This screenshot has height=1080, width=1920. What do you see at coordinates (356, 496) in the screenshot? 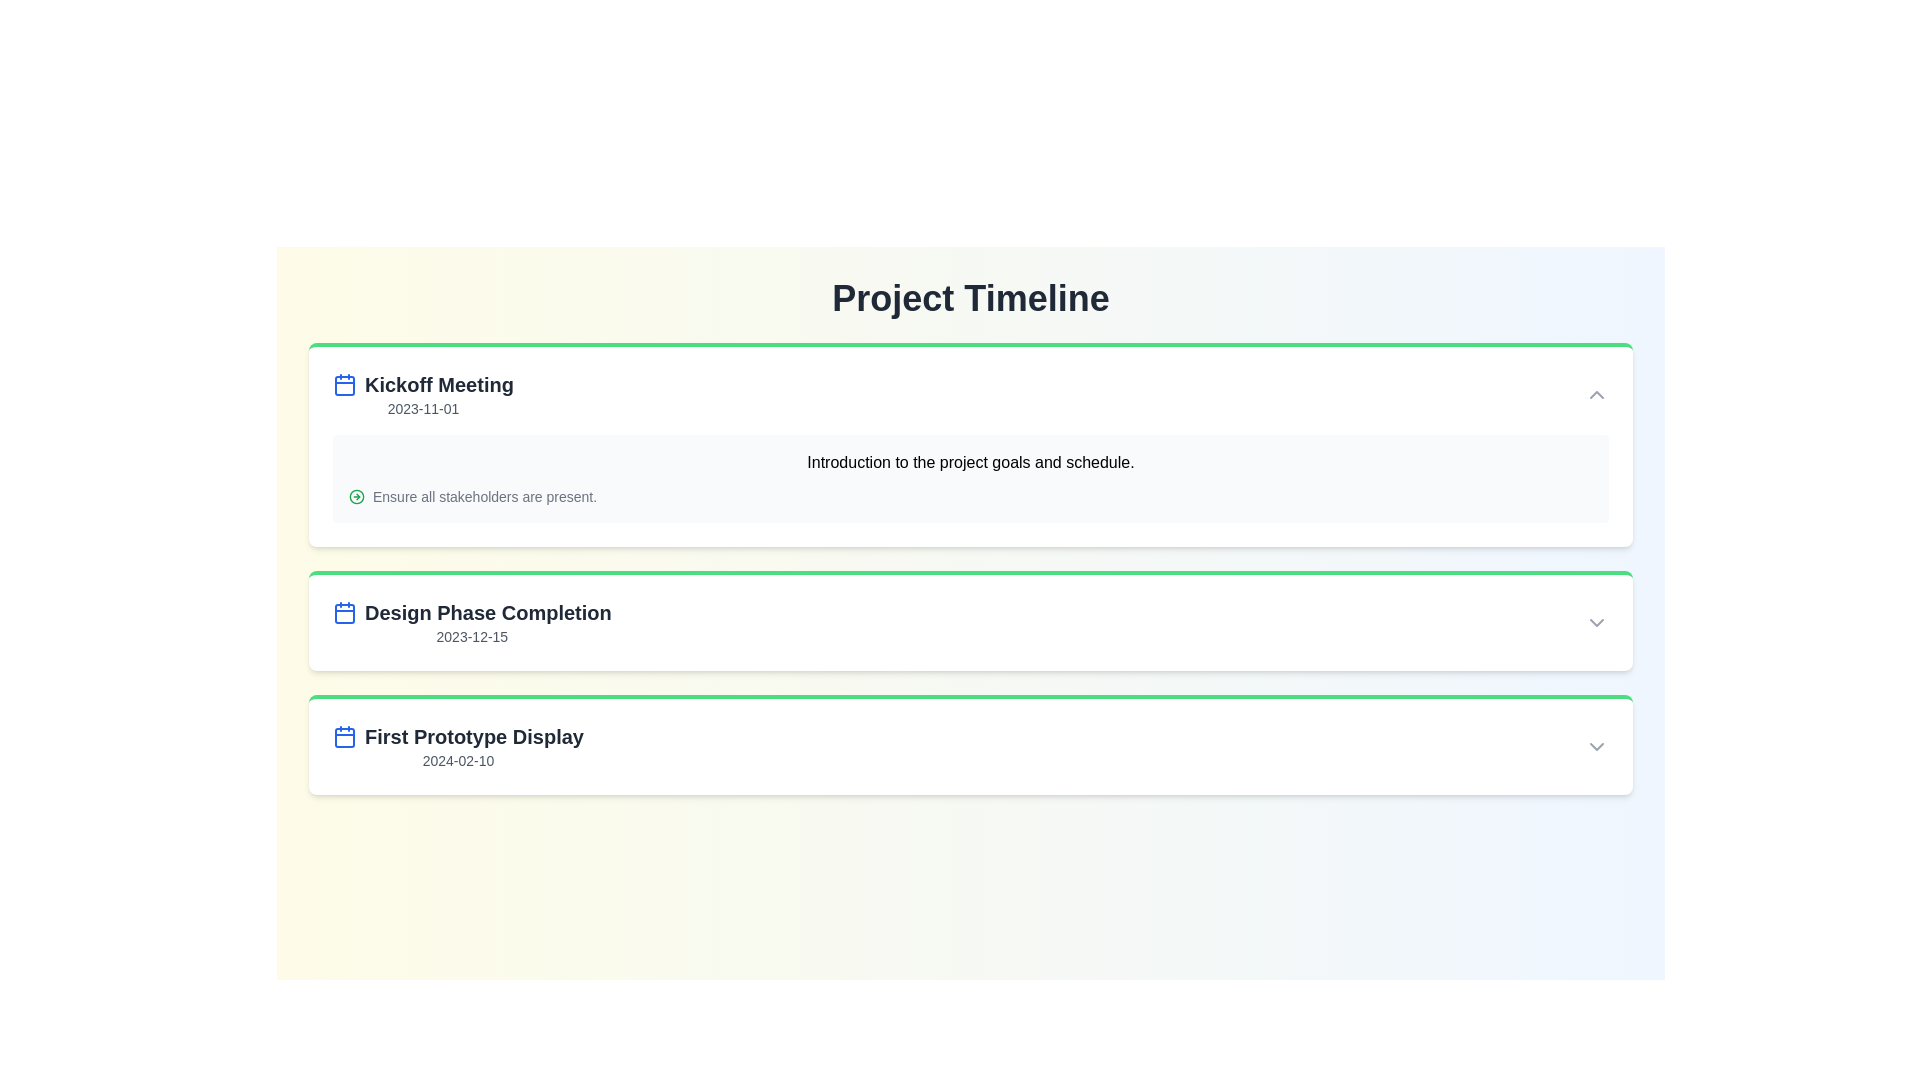
I see `the circular component of the SVG icon located in the top-right corner of the 'Kickoff Meeting' section in the vertical timeline interface` at bounding box center [356, 496].